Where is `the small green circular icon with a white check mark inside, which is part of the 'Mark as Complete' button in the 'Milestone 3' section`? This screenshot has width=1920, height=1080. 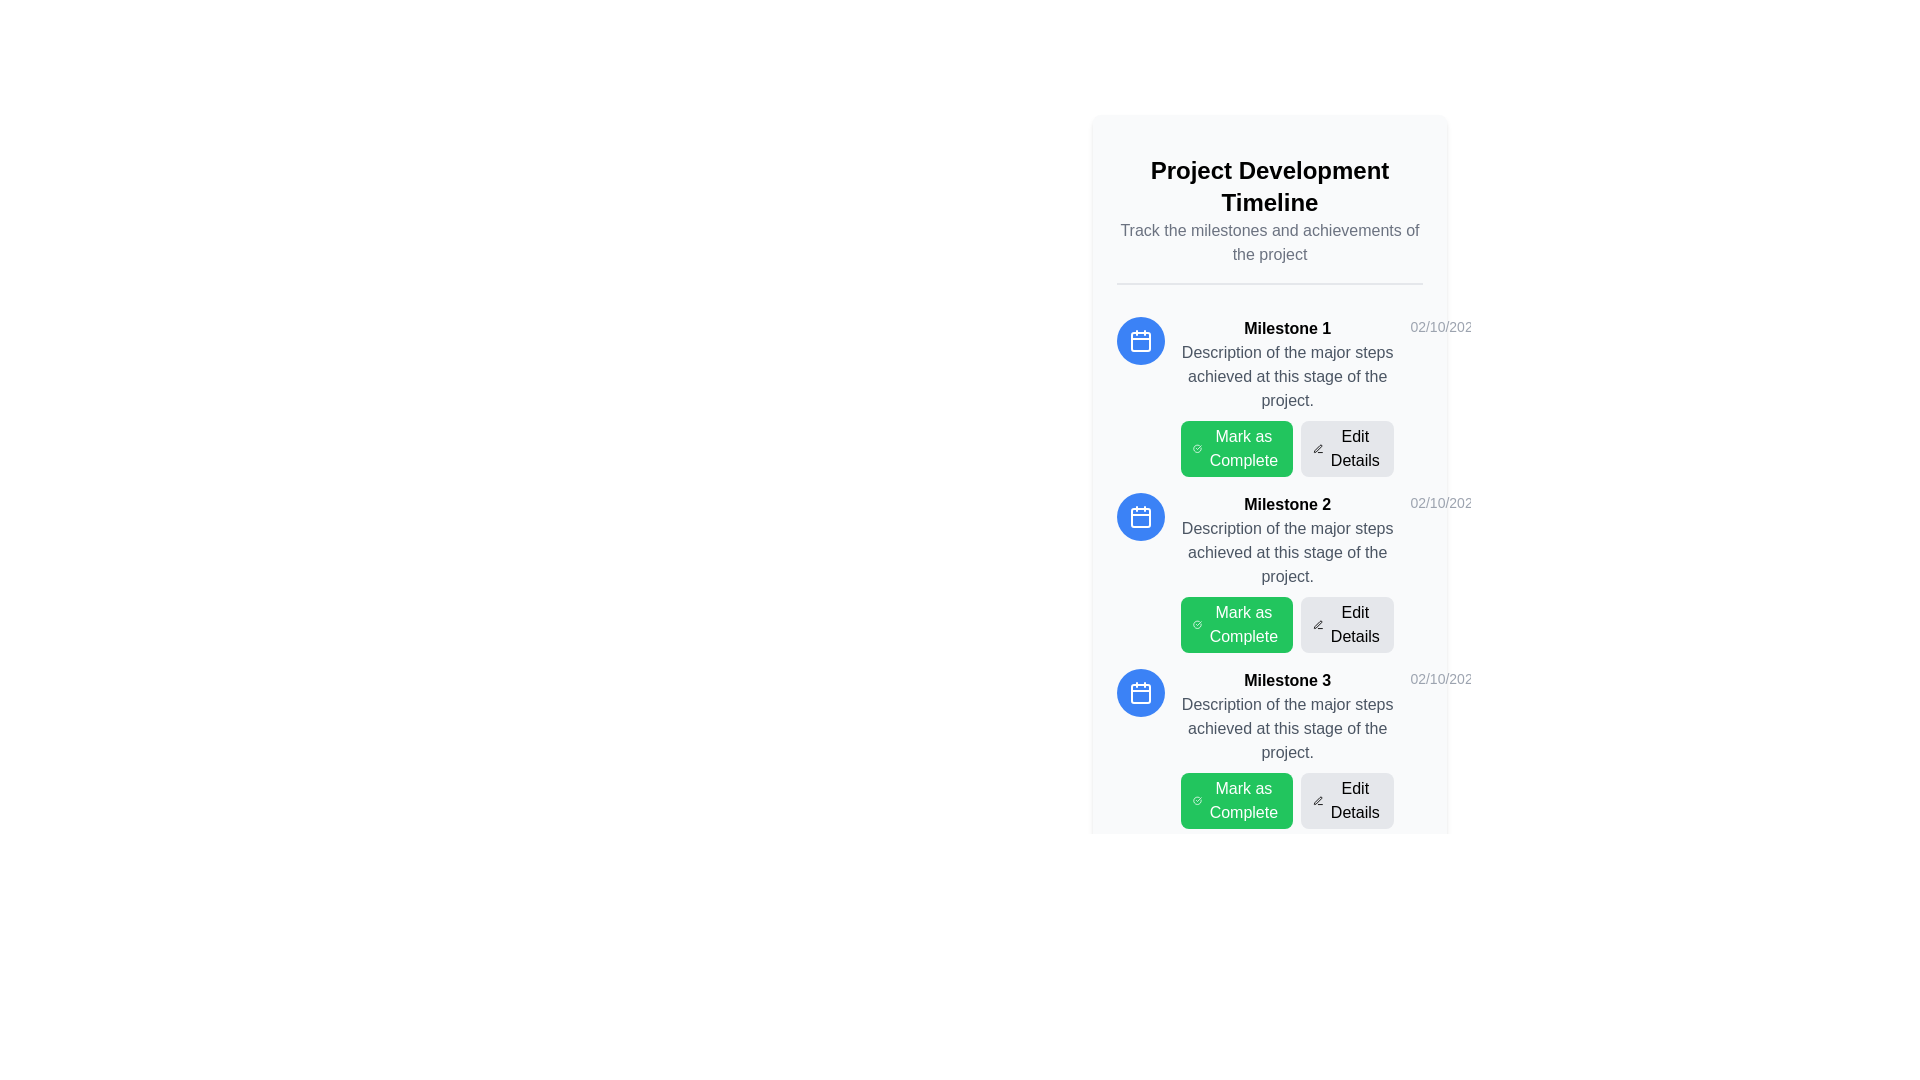 the small green circular icon with a white check mark inside, which is part of the 'Mark as Complete' button in the 'Milestone 3' section is located at coordinates (1197, 800).